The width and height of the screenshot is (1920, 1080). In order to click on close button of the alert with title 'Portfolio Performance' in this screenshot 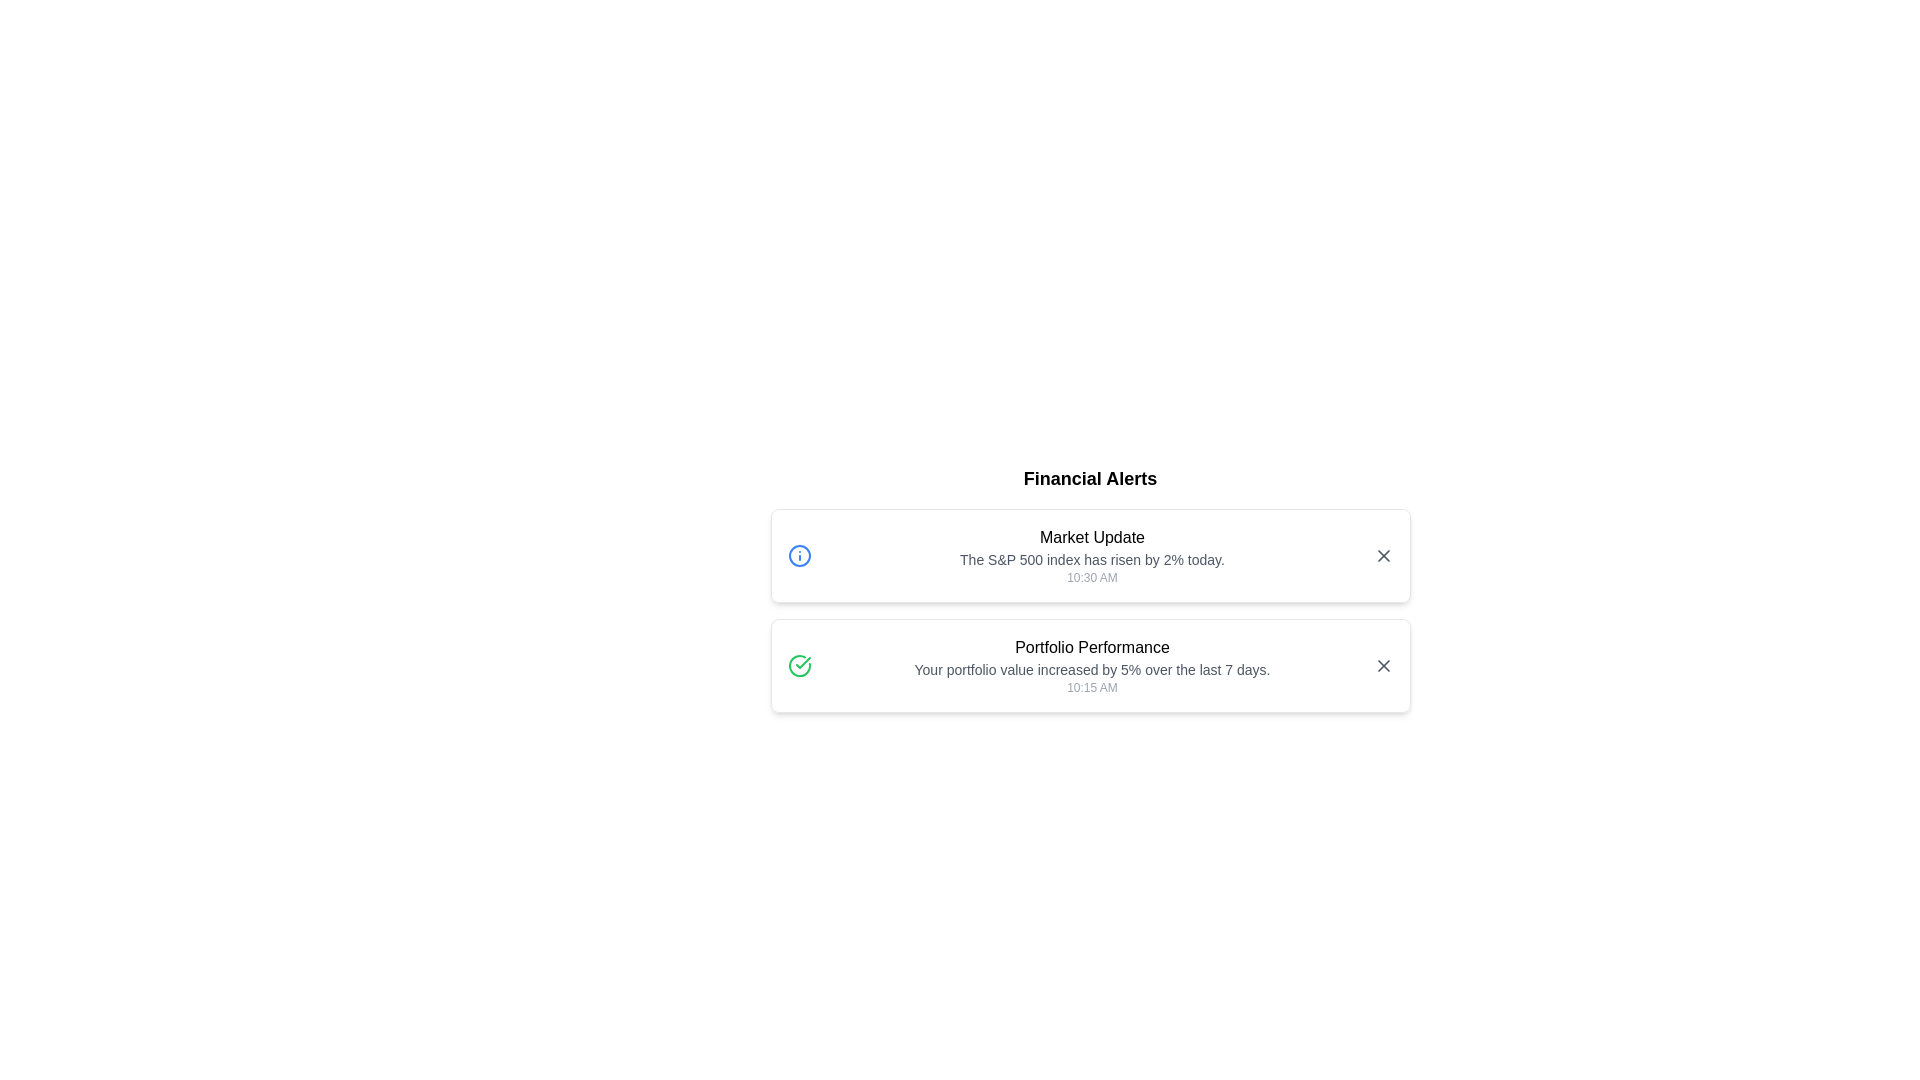, I will do `click(1382, 666)`.